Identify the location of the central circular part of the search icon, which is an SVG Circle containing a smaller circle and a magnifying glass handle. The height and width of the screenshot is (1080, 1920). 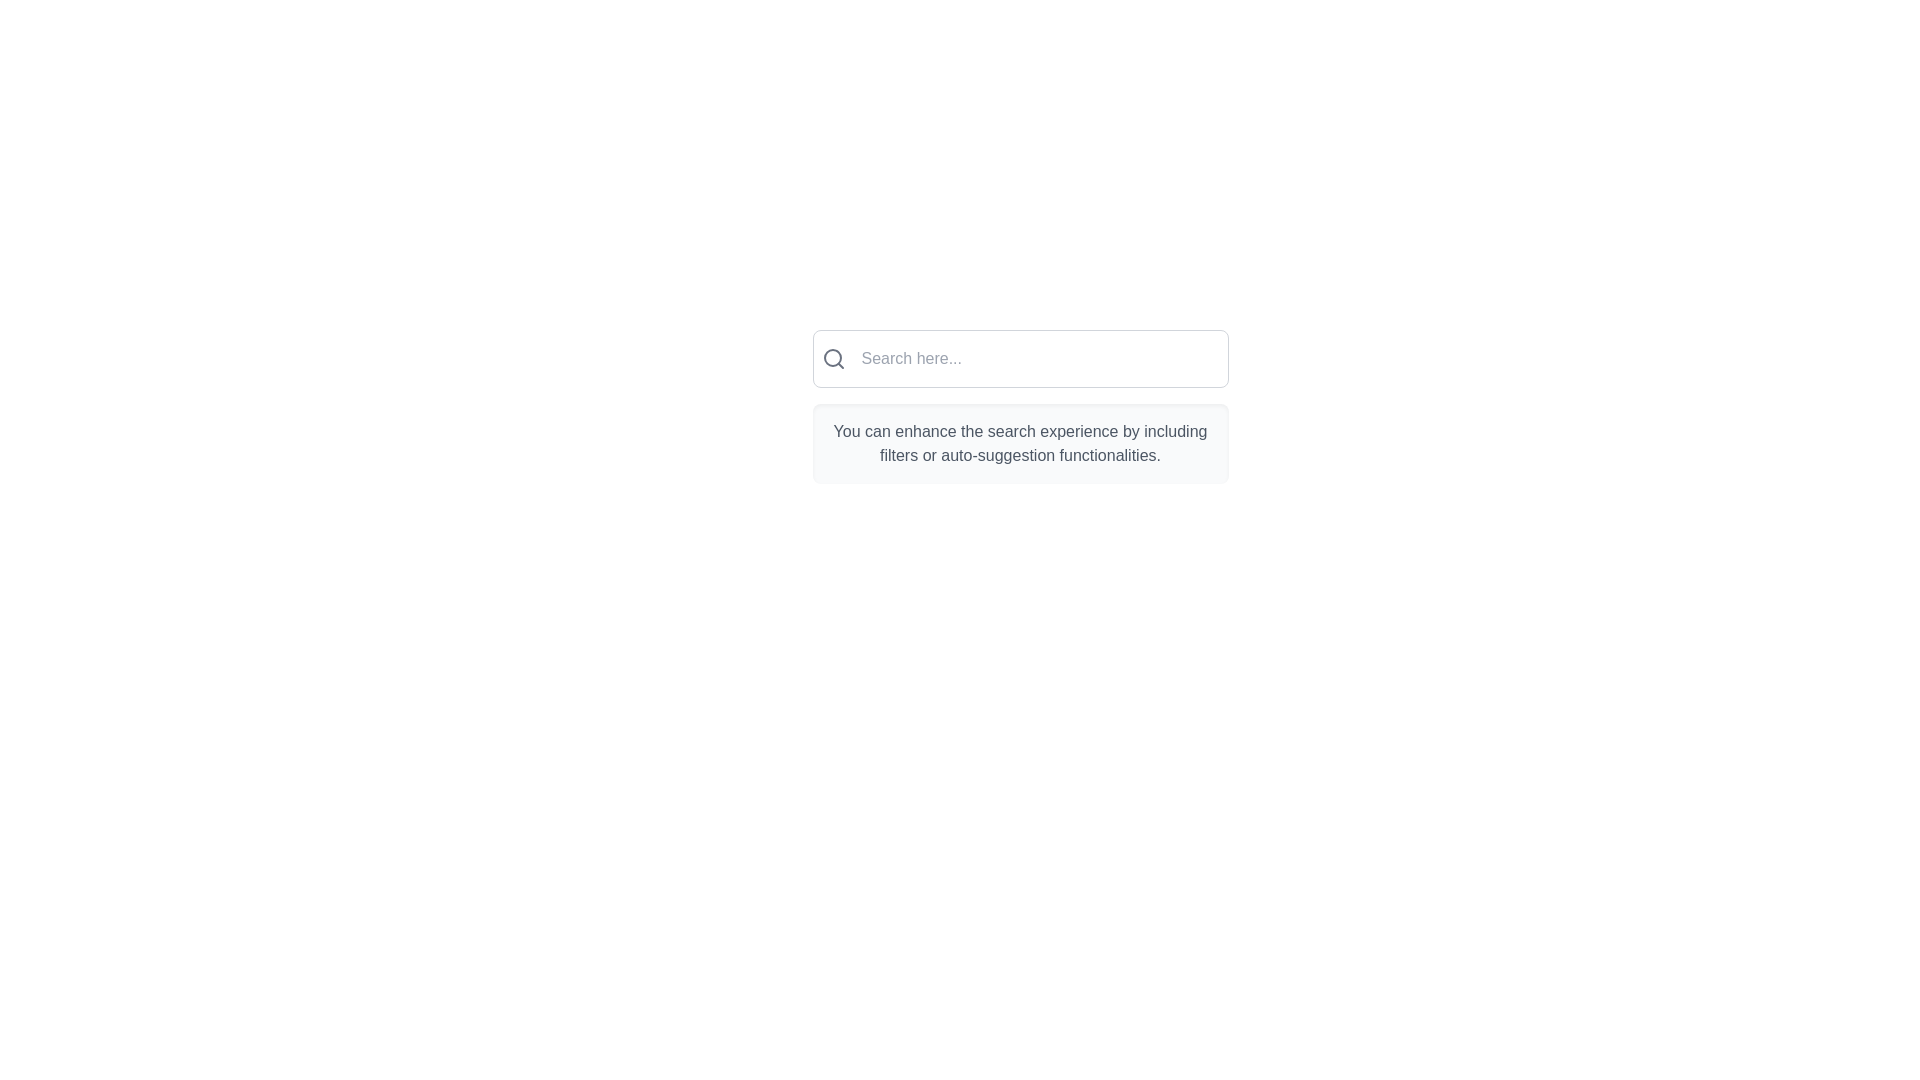
(832, 357).